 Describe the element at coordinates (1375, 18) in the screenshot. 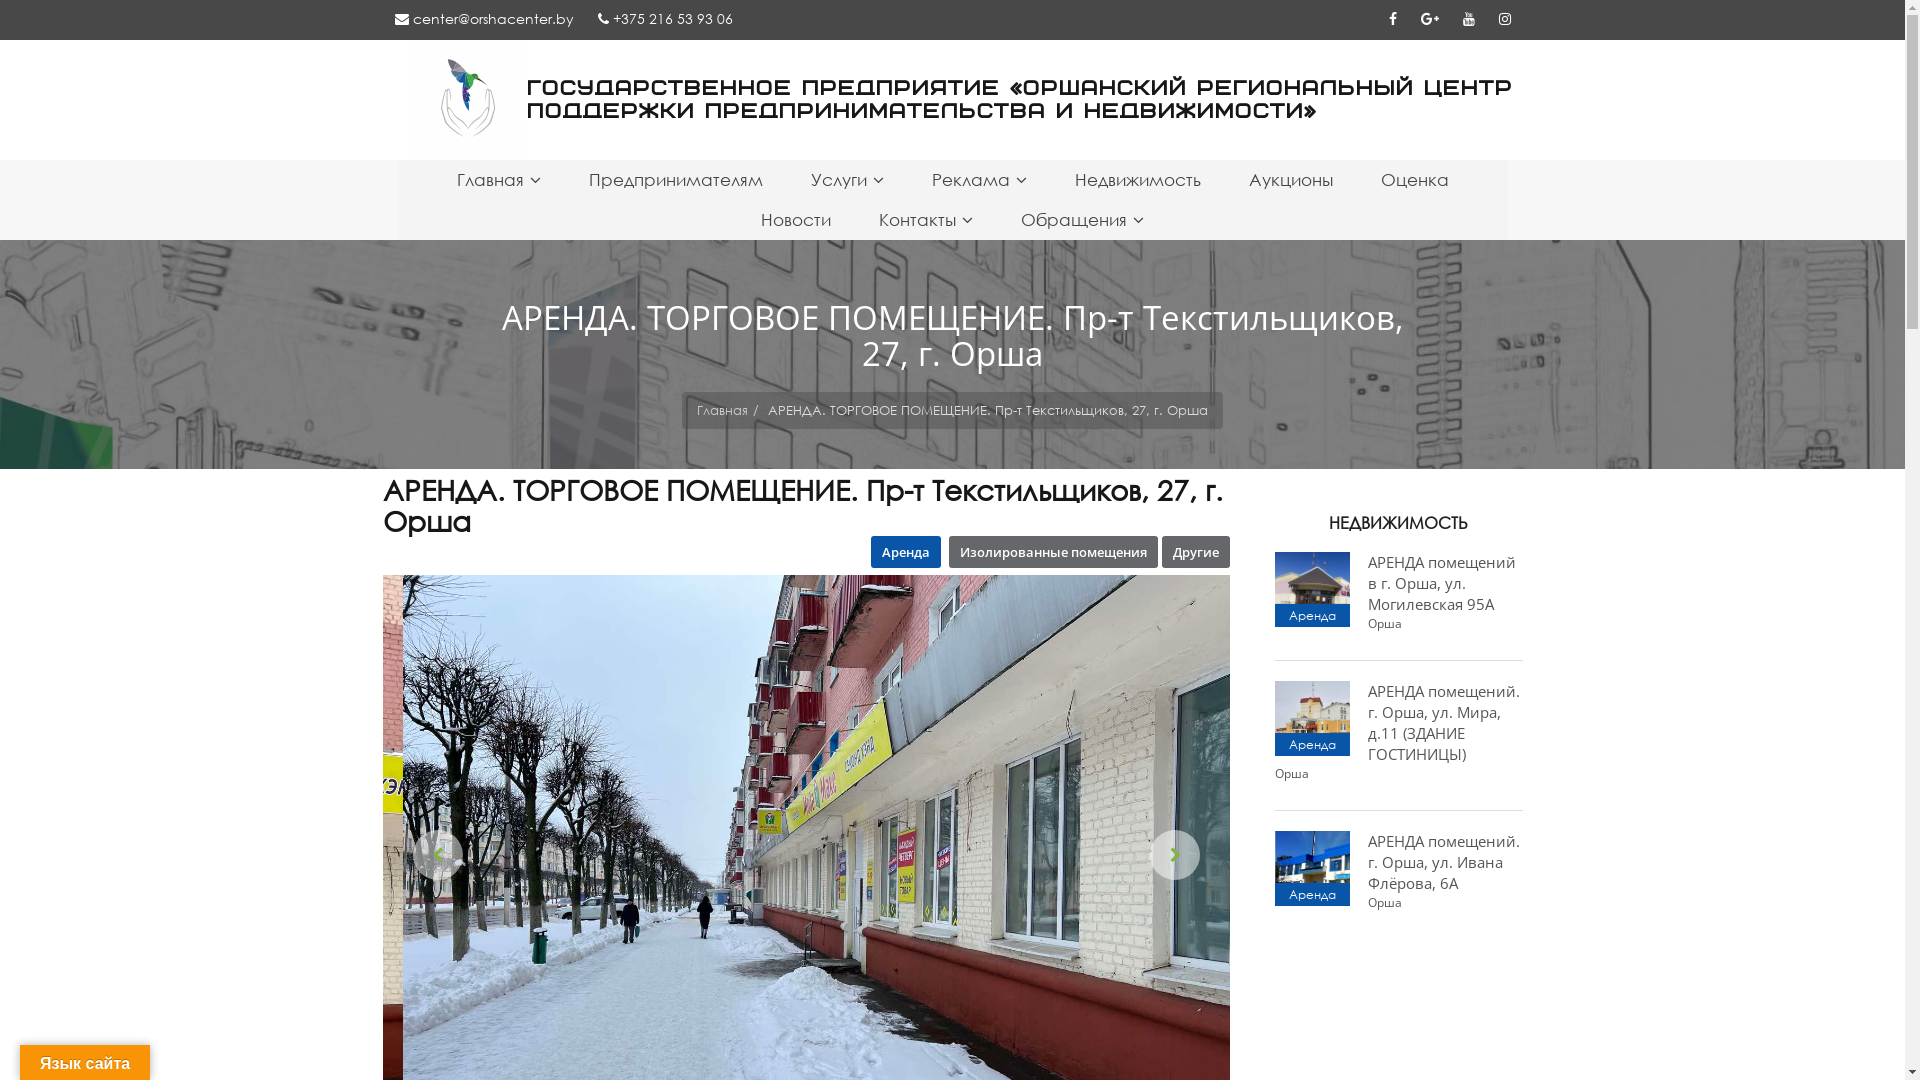

I see `'Facebook'` at that location.